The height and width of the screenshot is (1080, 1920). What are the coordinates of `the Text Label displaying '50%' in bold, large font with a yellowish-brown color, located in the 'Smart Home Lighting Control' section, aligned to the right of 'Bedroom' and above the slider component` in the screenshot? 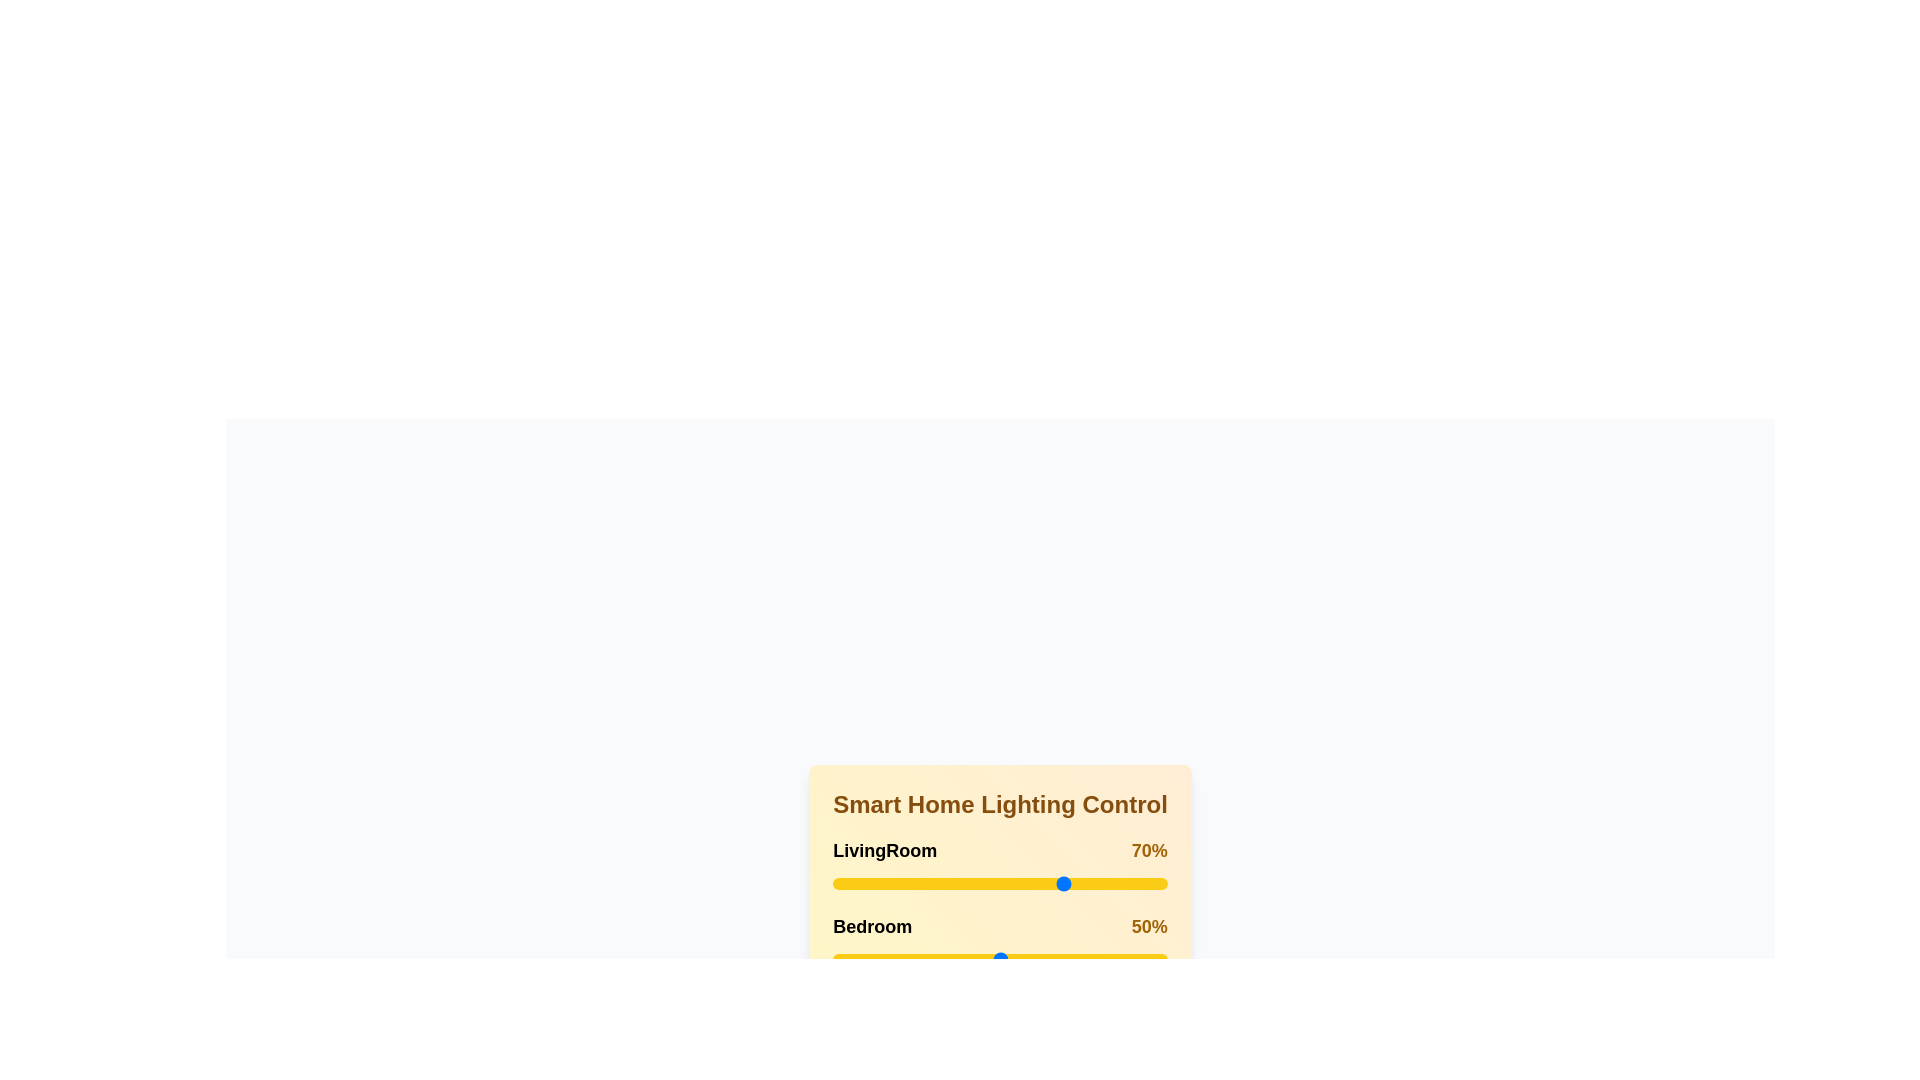 It's located at (1149, 926).